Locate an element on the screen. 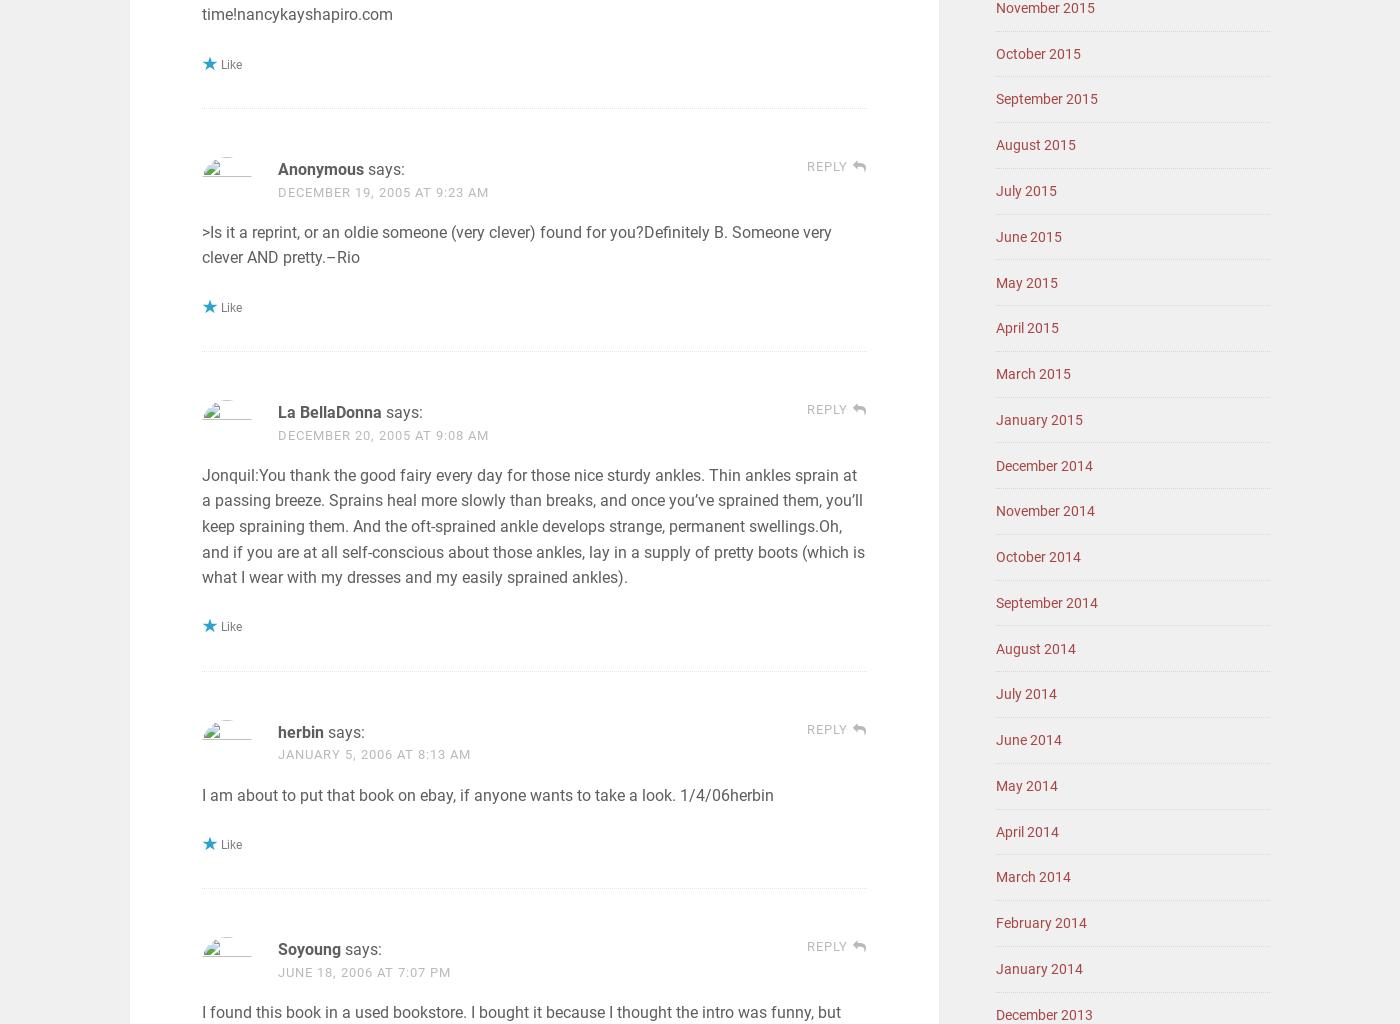 Image resolution: width=1400 pixels, height=1024 pixels. 'August 2014' is located at coordinates (1036, 646).